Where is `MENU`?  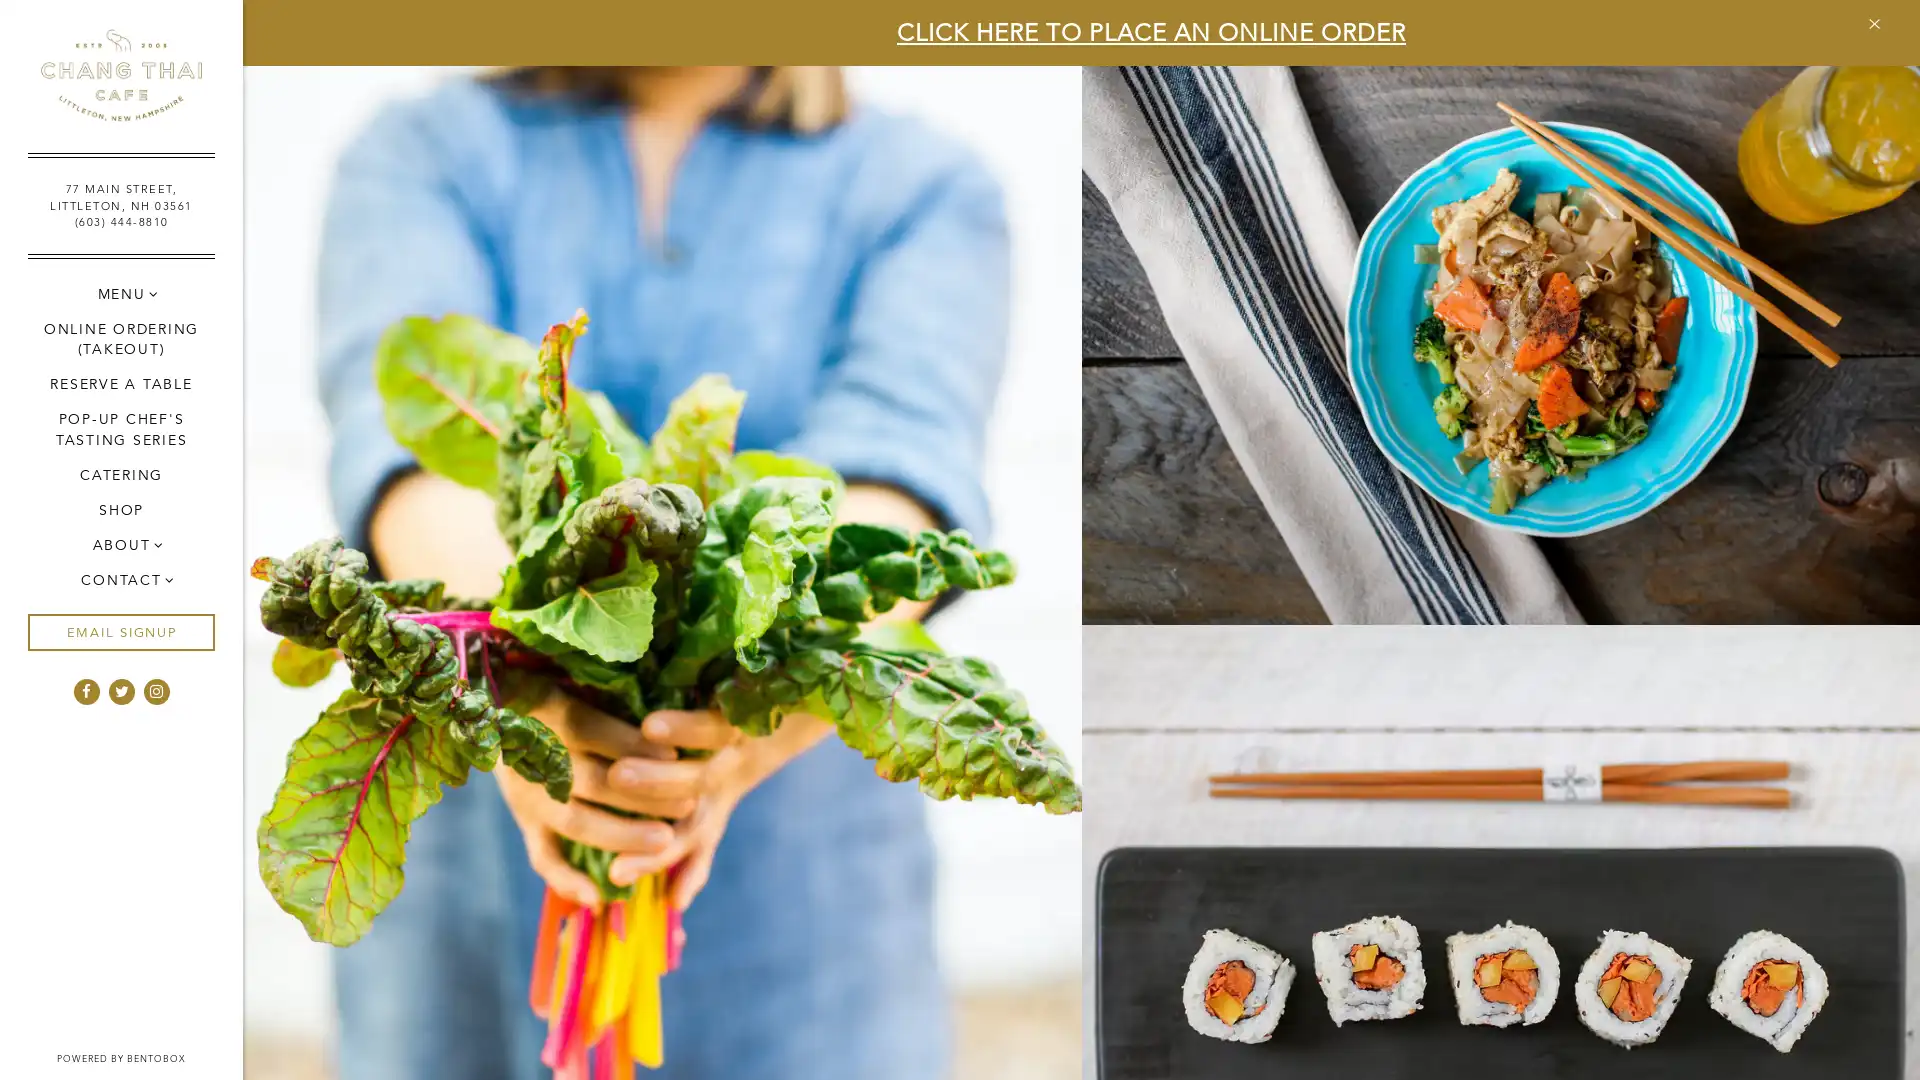 MENU is located at coordinates (119, 293).